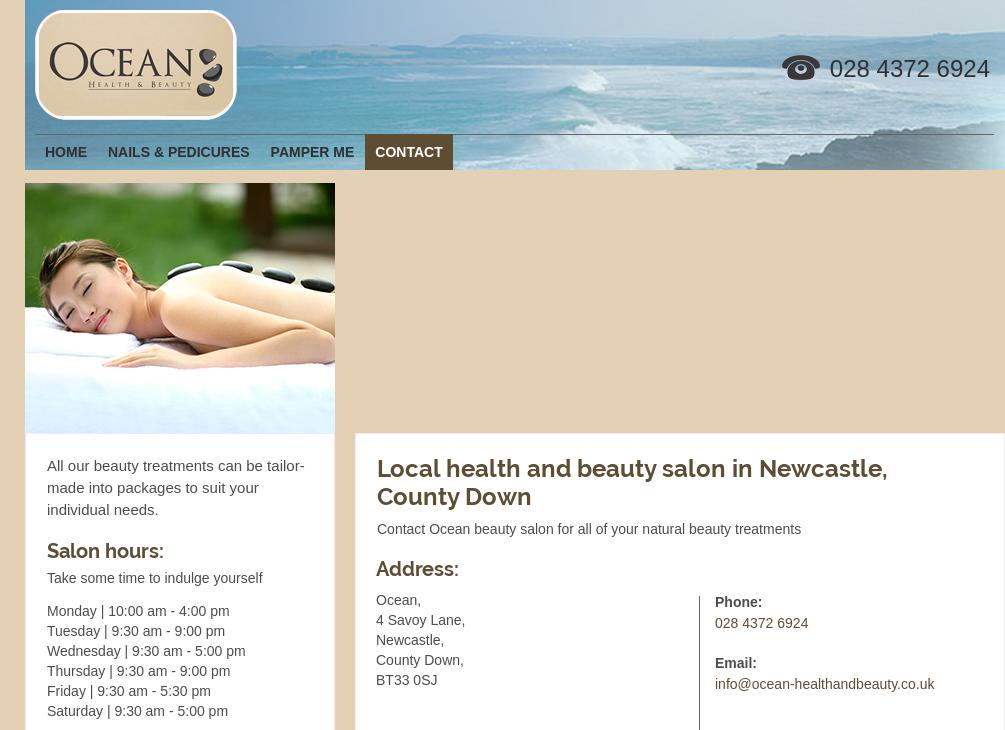 Image resolution: width=1005 pixels, height=730 pixels. What do you see at coordinates (631, 481) in the screenshot?
I see `'Local health and beauty salon in Newcastle, County Down'` at bounding box center [631, 481].